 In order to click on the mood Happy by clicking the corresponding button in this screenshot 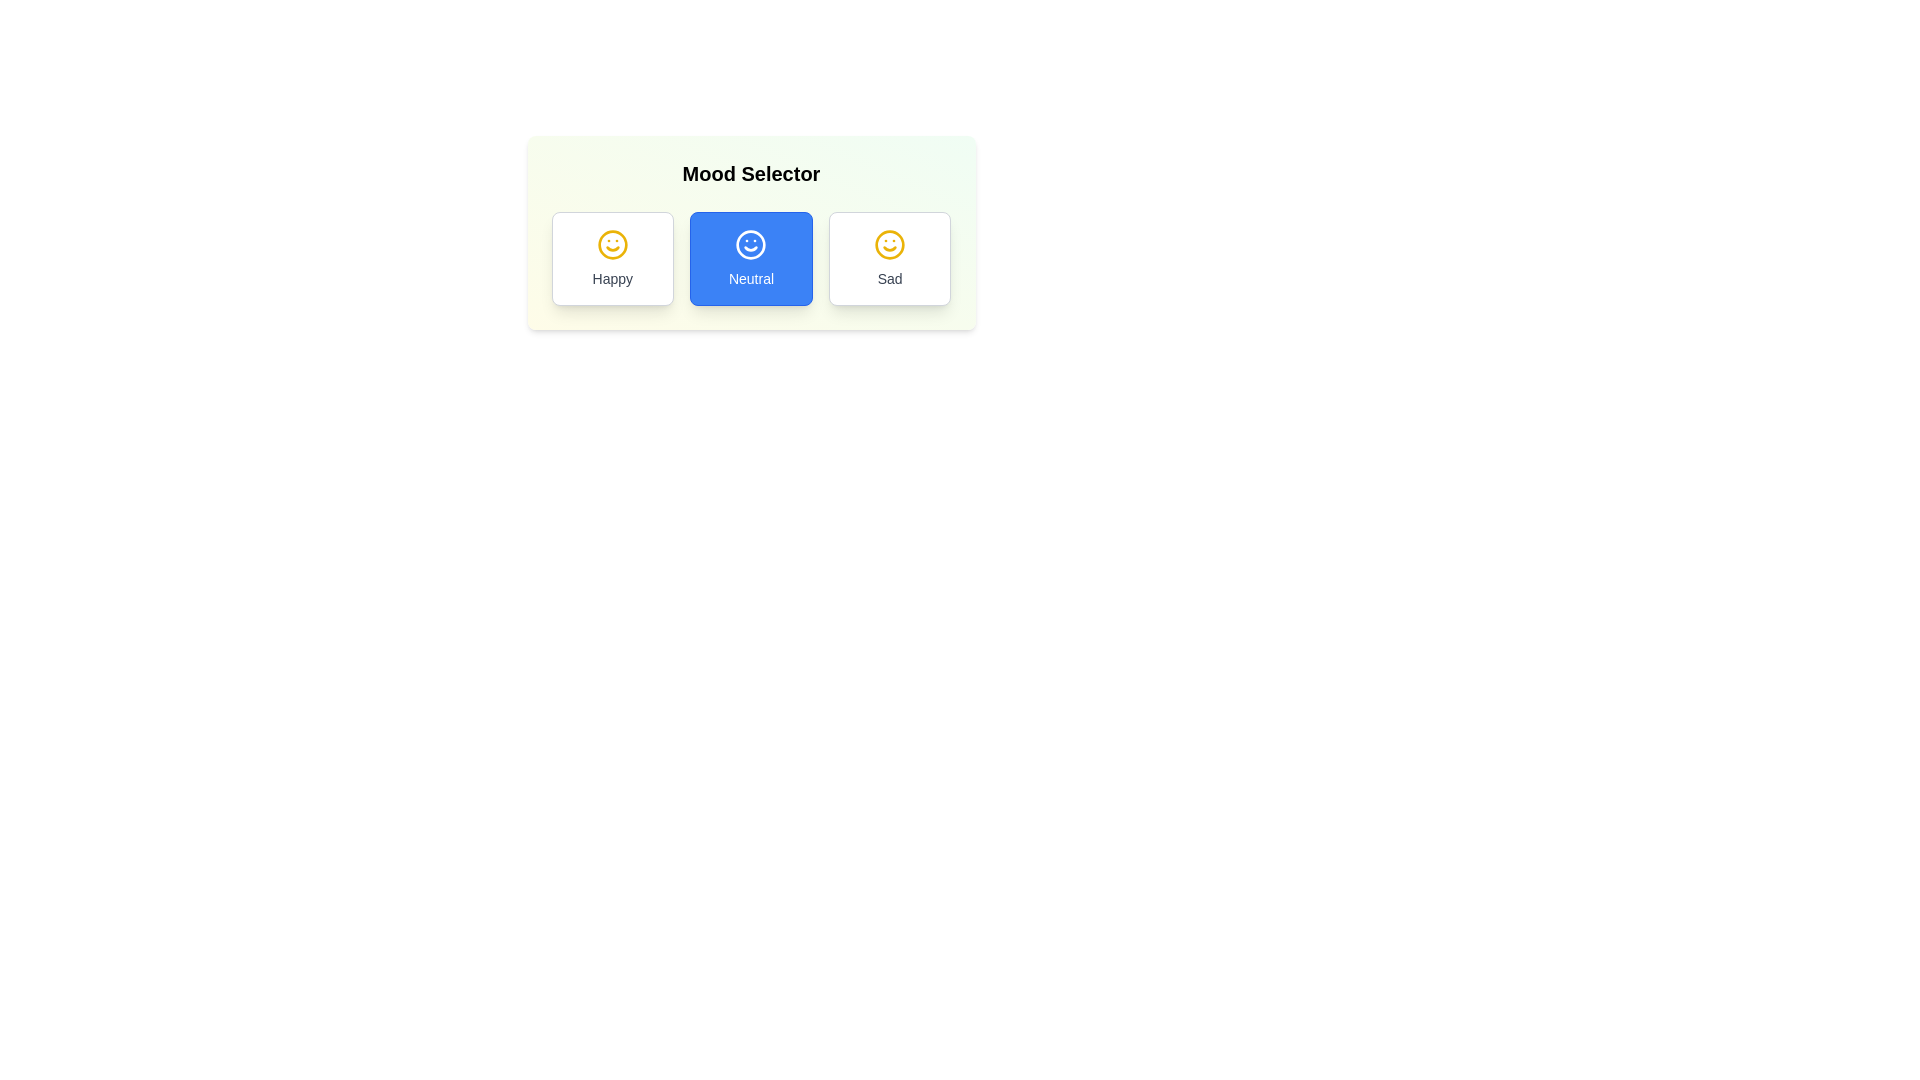, I will do `click(611, 257)`.